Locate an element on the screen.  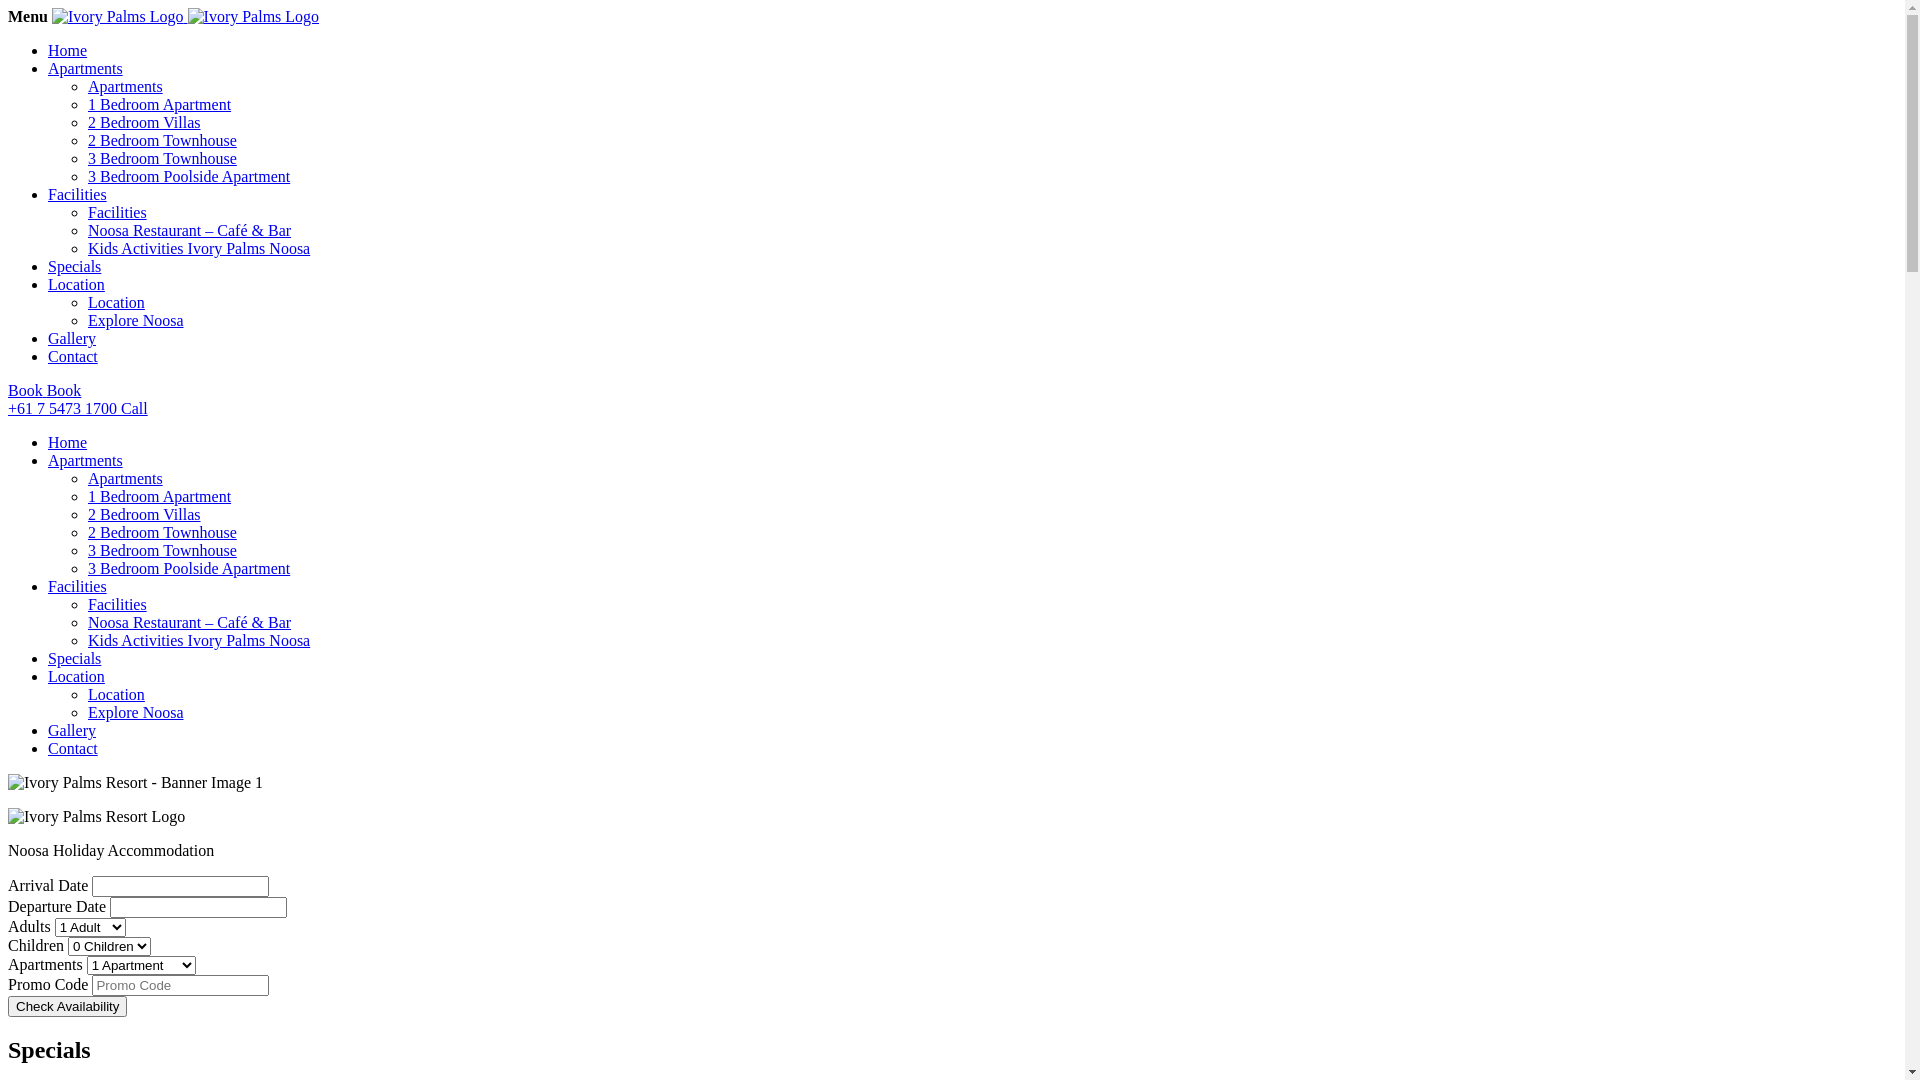
'2 Bedroom Townhouse' is located at coordinates (162, 139).